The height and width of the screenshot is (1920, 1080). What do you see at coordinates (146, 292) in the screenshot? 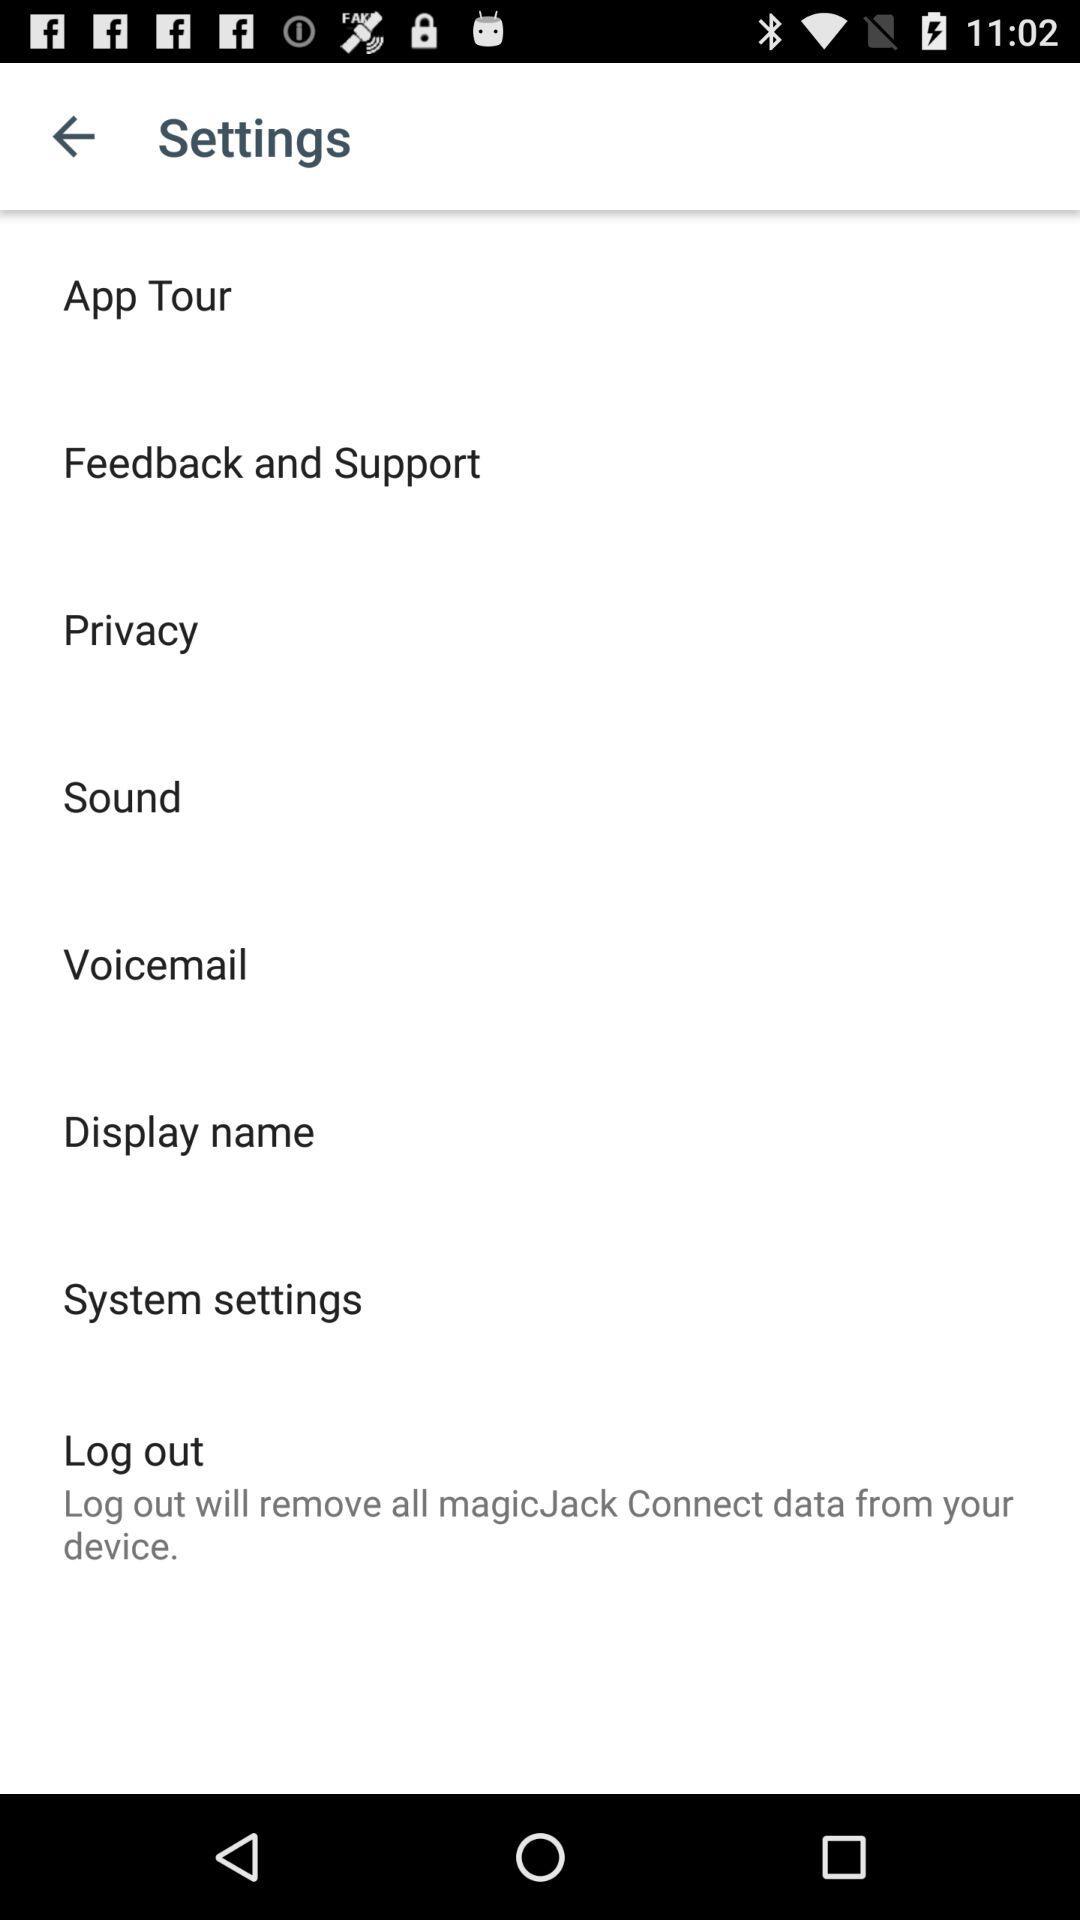
I see `the app tour item` at bounding box center [146, 292].